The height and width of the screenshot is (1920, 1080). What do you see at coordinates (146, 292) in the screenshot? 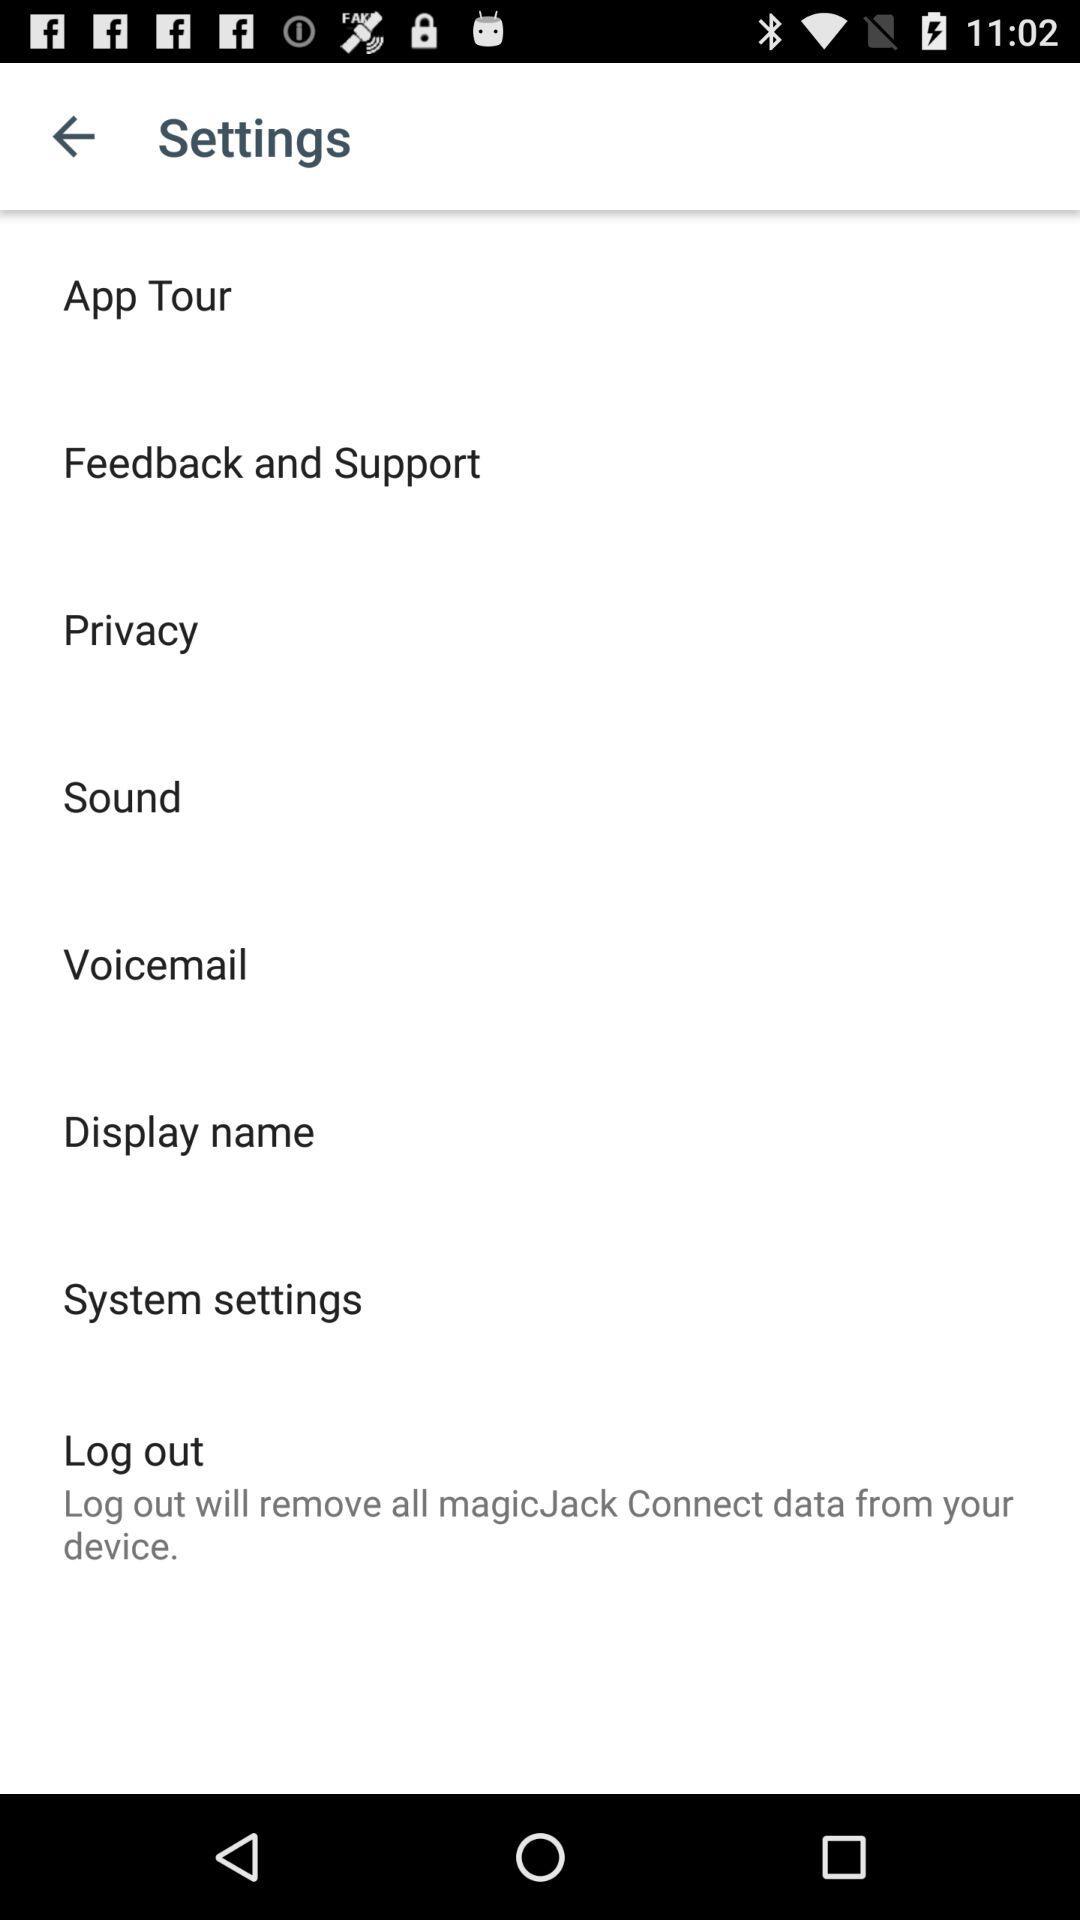
I see `the app tour item` at bounding box center [146, 292].